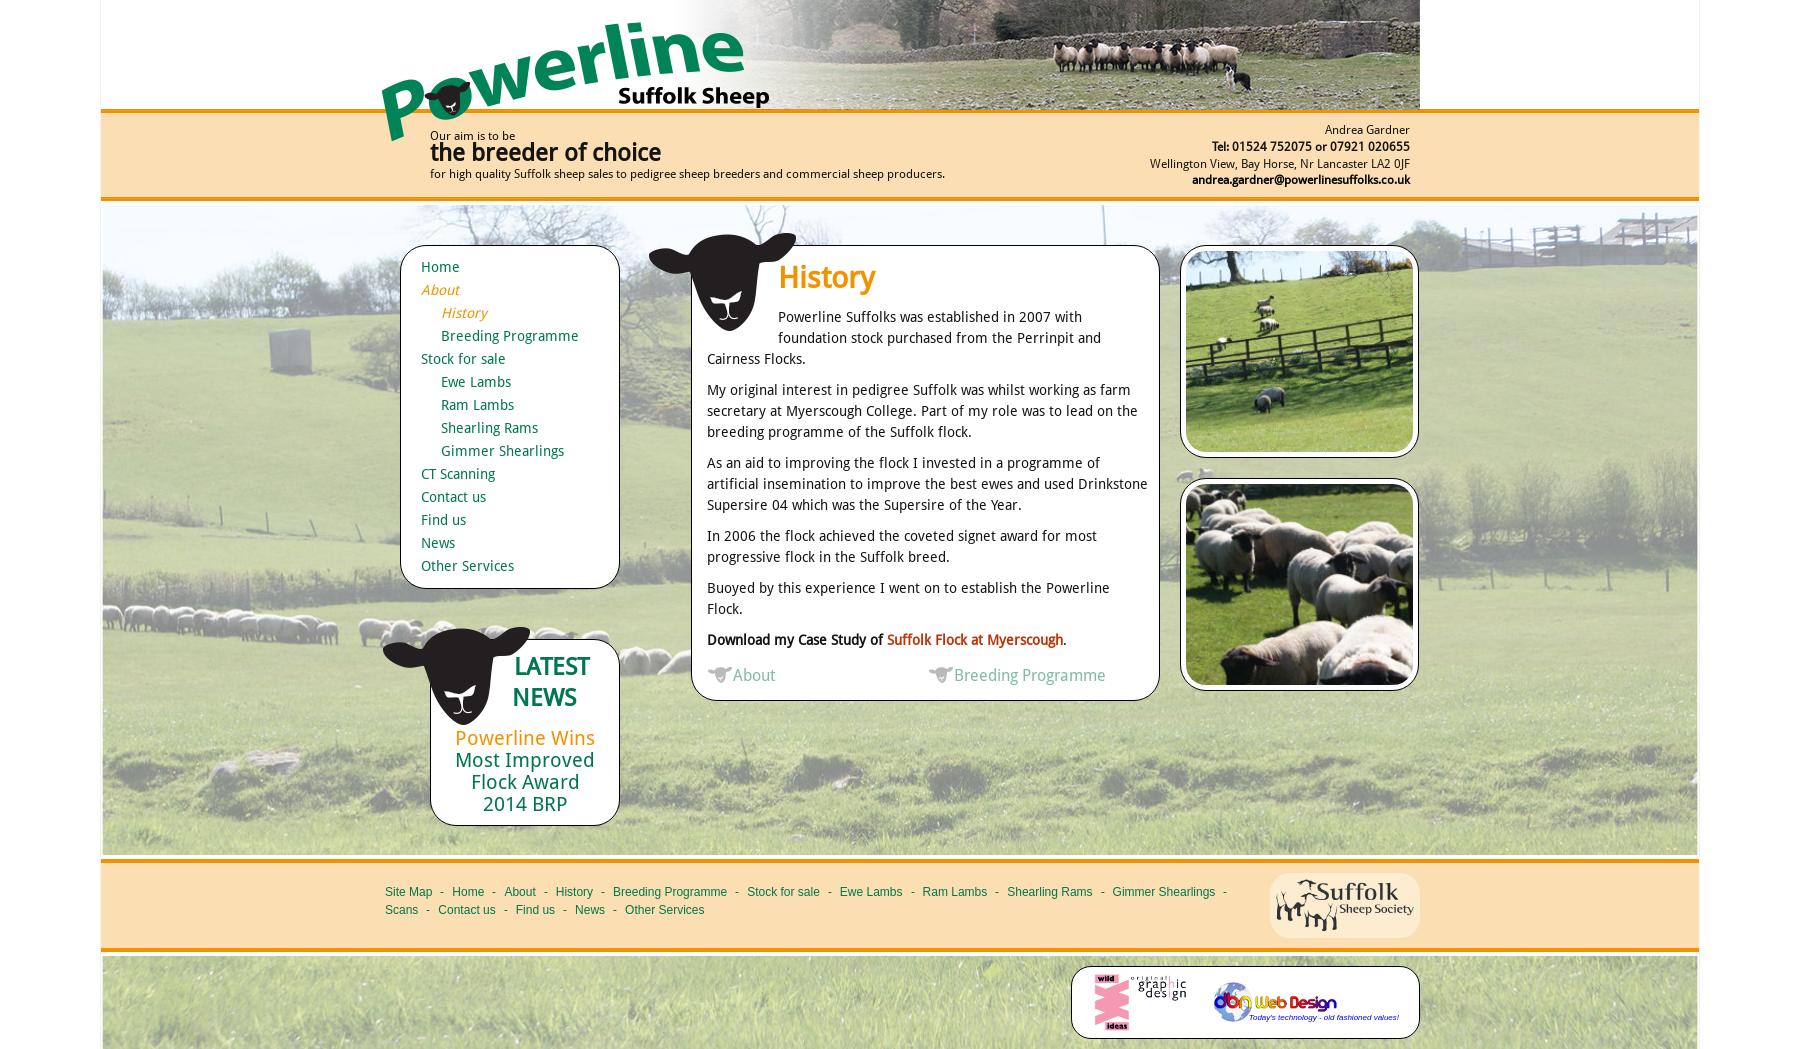  I want to click on 'Find us', so click(533, 909).